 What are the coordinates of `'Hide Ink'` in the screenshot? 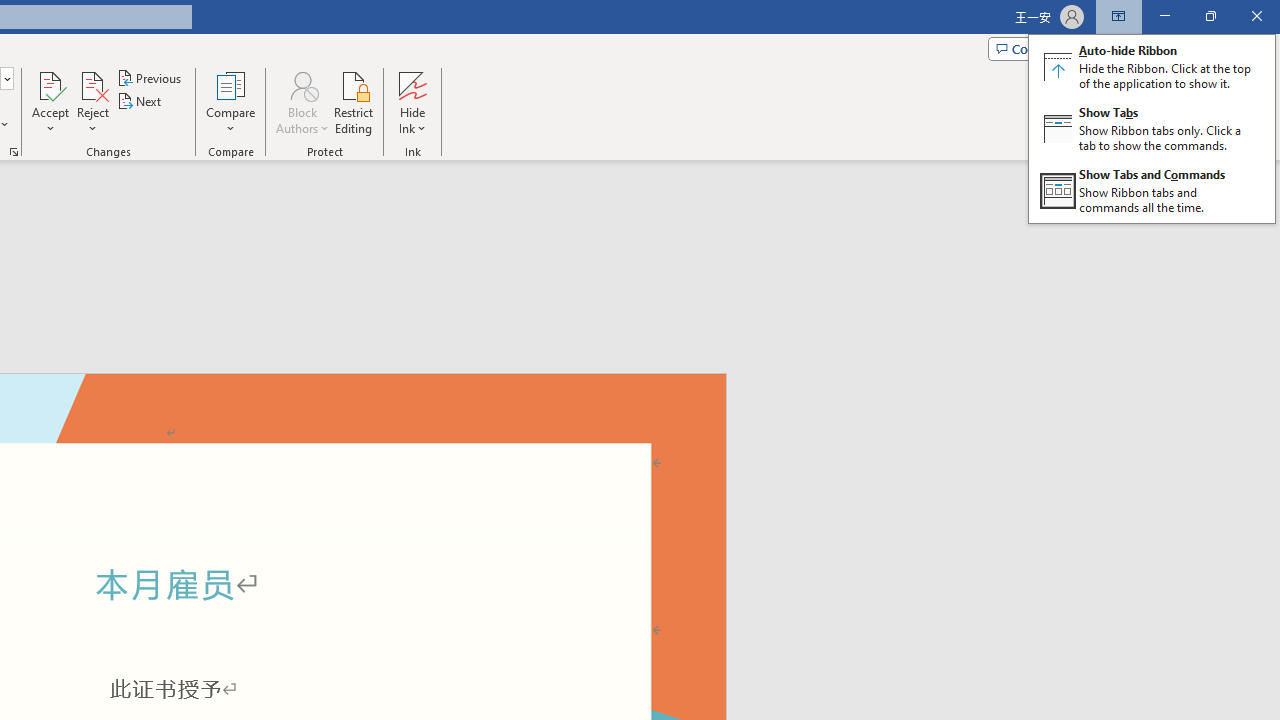 It's located at (411, 84).